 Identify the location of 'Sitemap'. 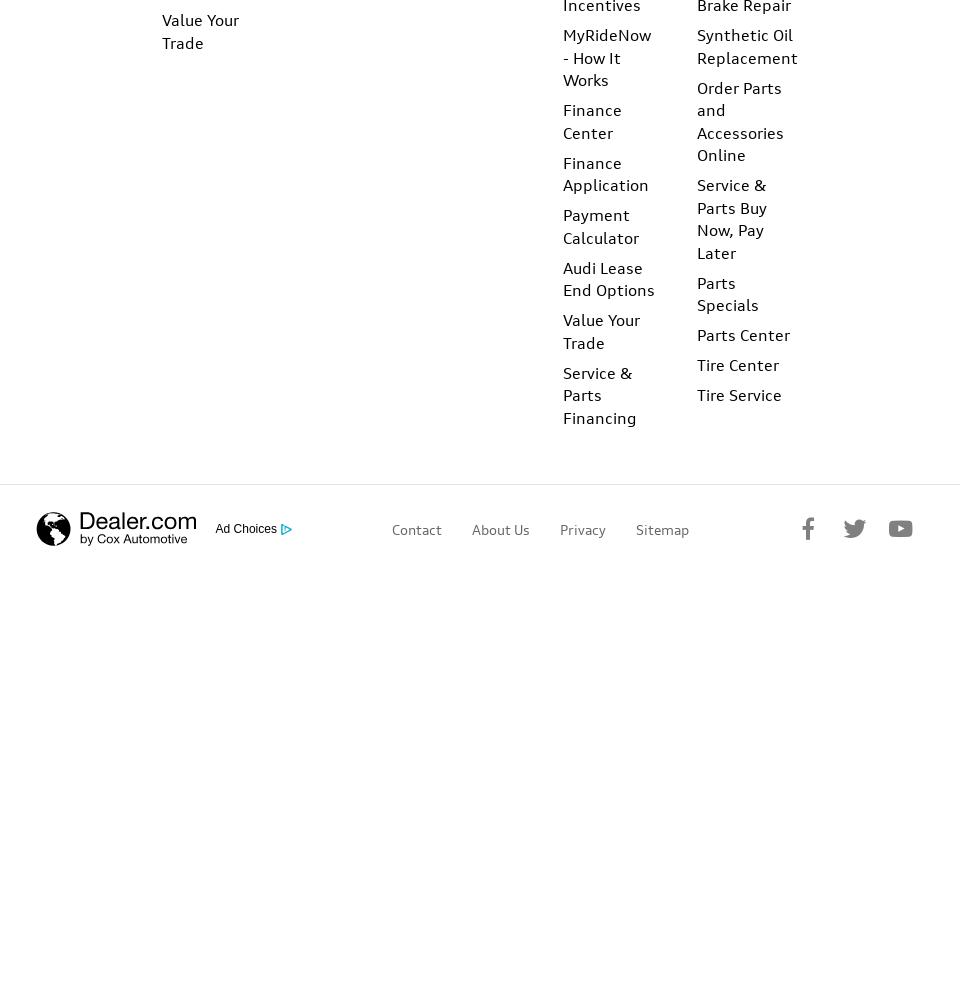
(661, 528).